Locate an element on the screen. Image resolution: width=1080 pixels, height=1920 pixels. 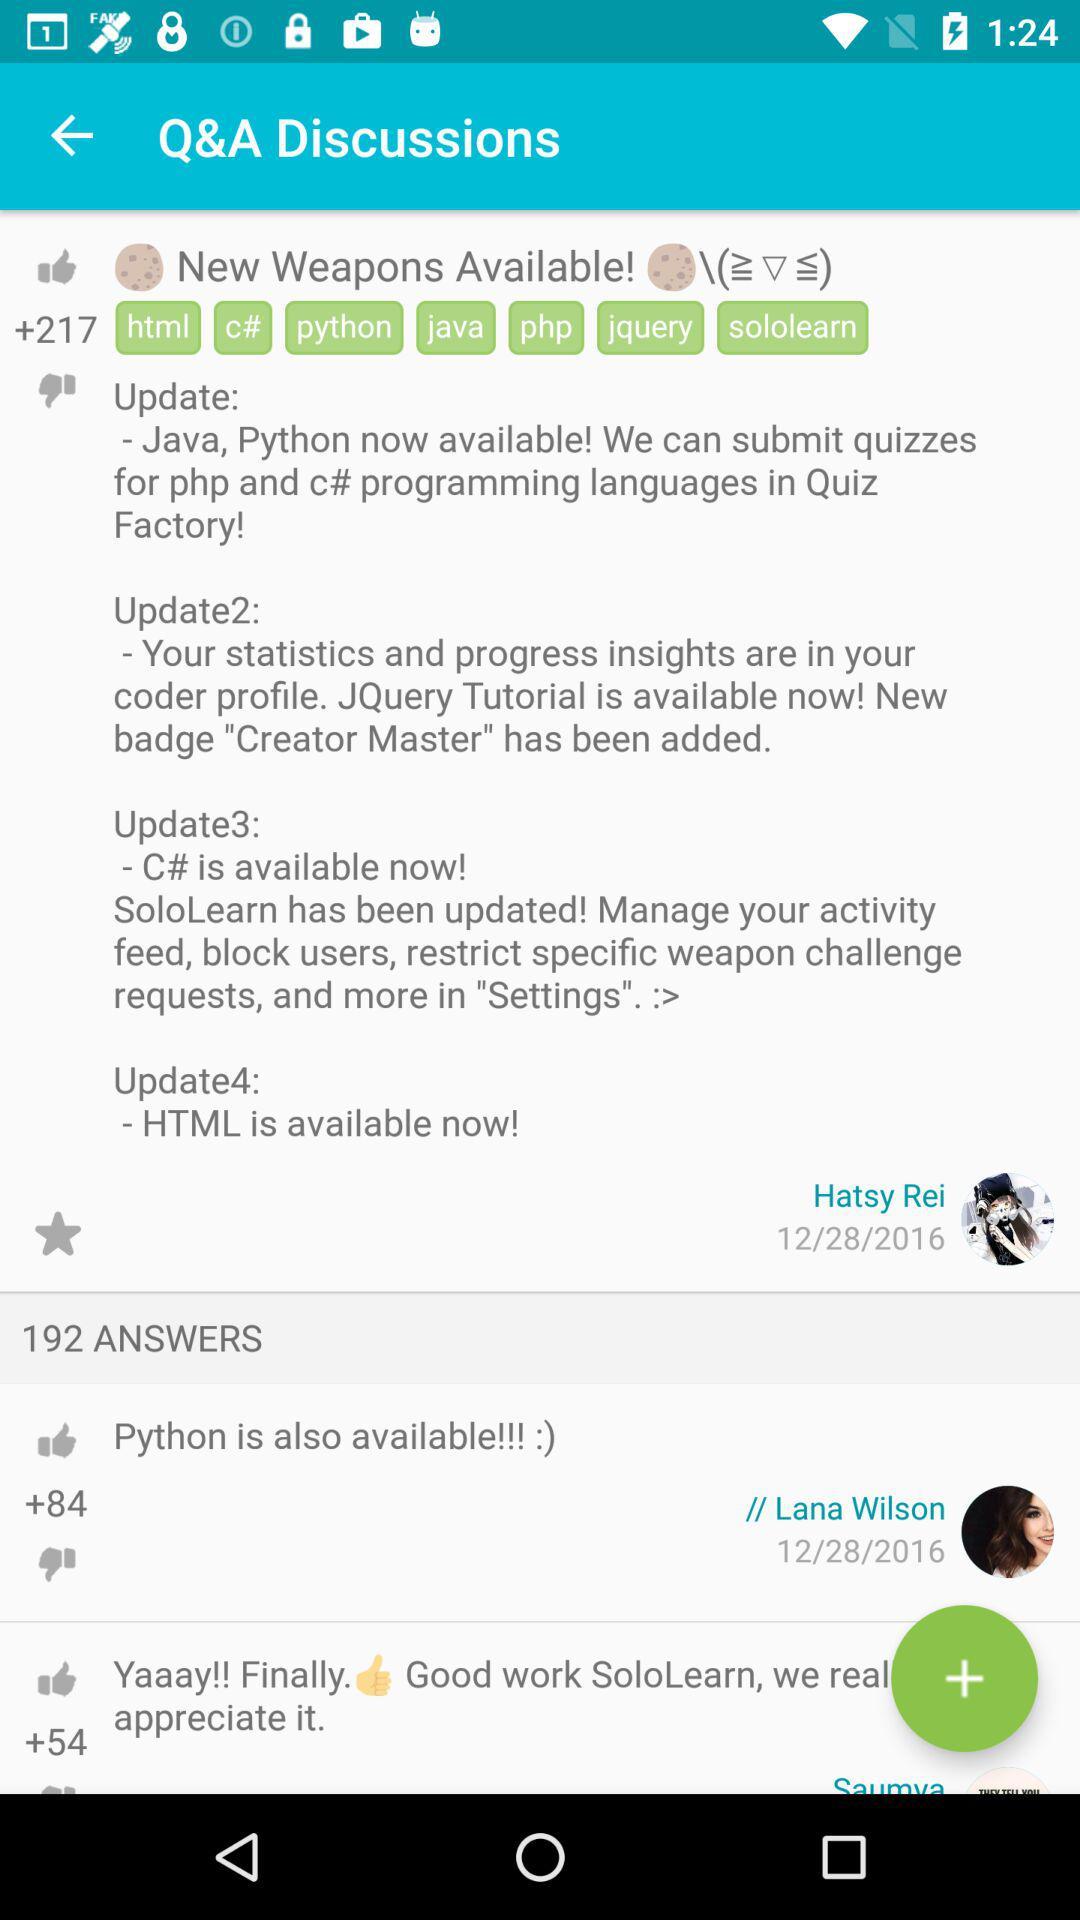
write new answer is located at coordinates (963, 1678).